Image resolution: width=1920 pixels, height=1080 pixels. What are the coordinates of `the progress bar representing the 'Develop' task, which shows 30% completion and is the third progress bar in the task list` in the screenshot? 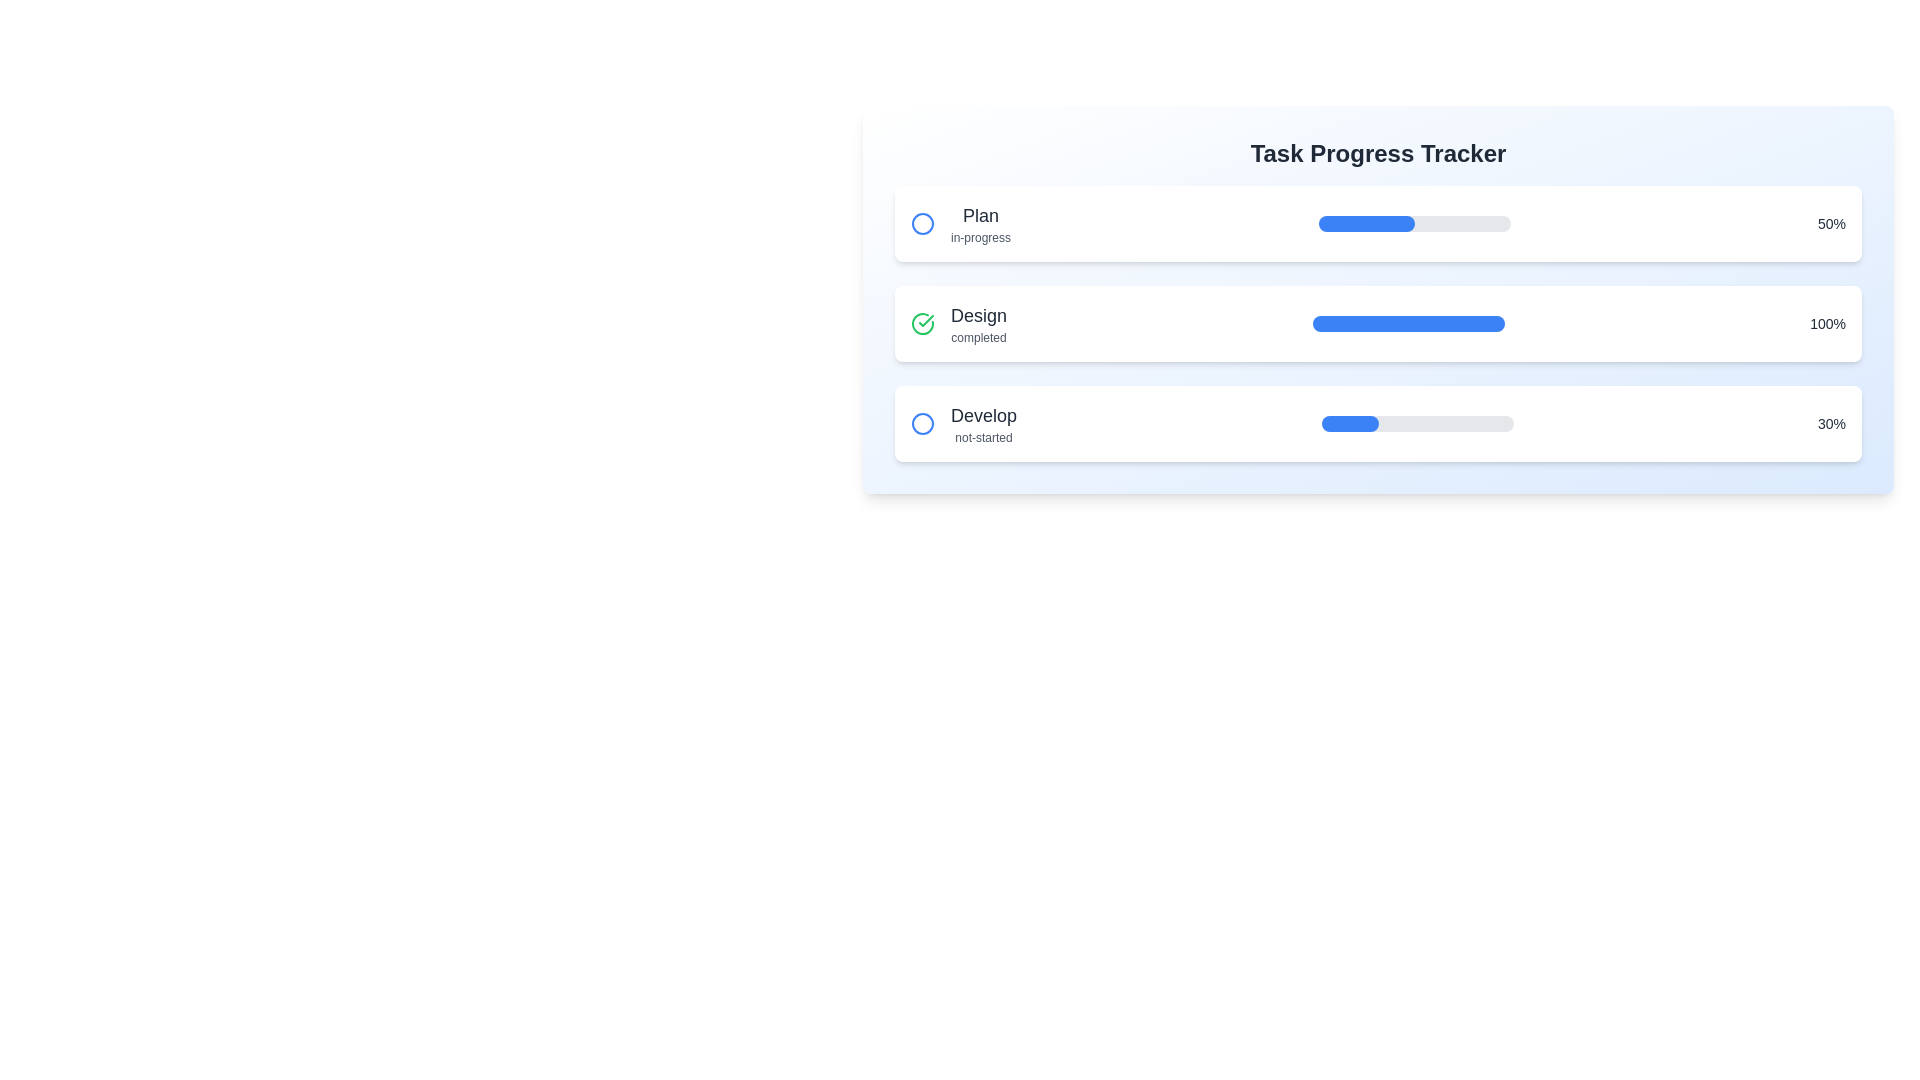 It's located at (1416, 423).